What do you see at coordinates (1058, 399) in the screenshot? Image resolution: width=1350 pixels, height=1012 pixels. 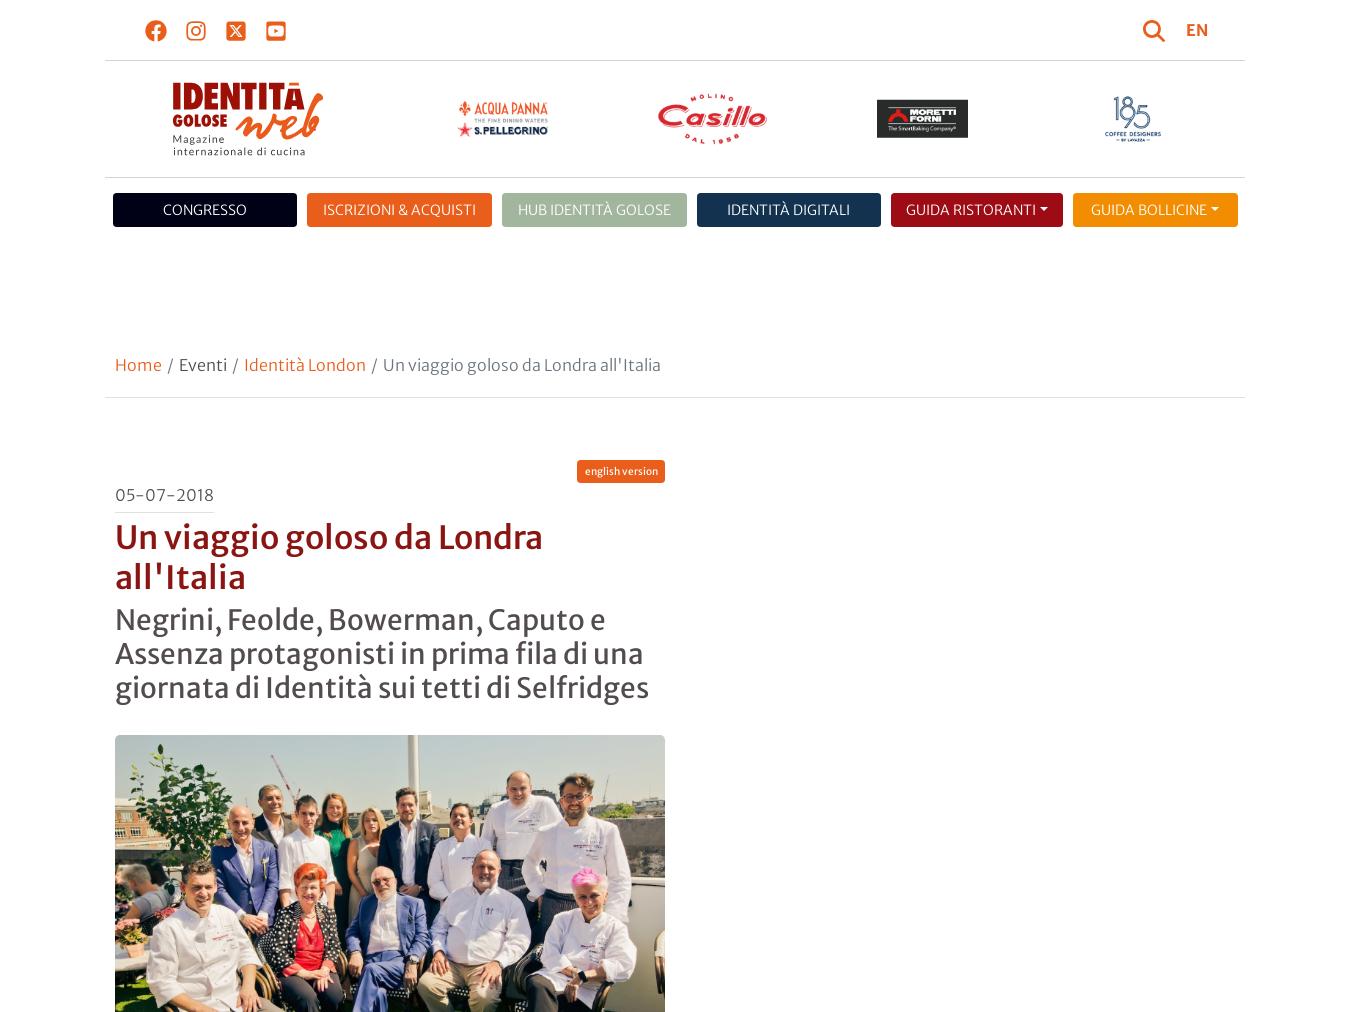 I see `'Identità Chicago'` at bounding box center [1058, 399].